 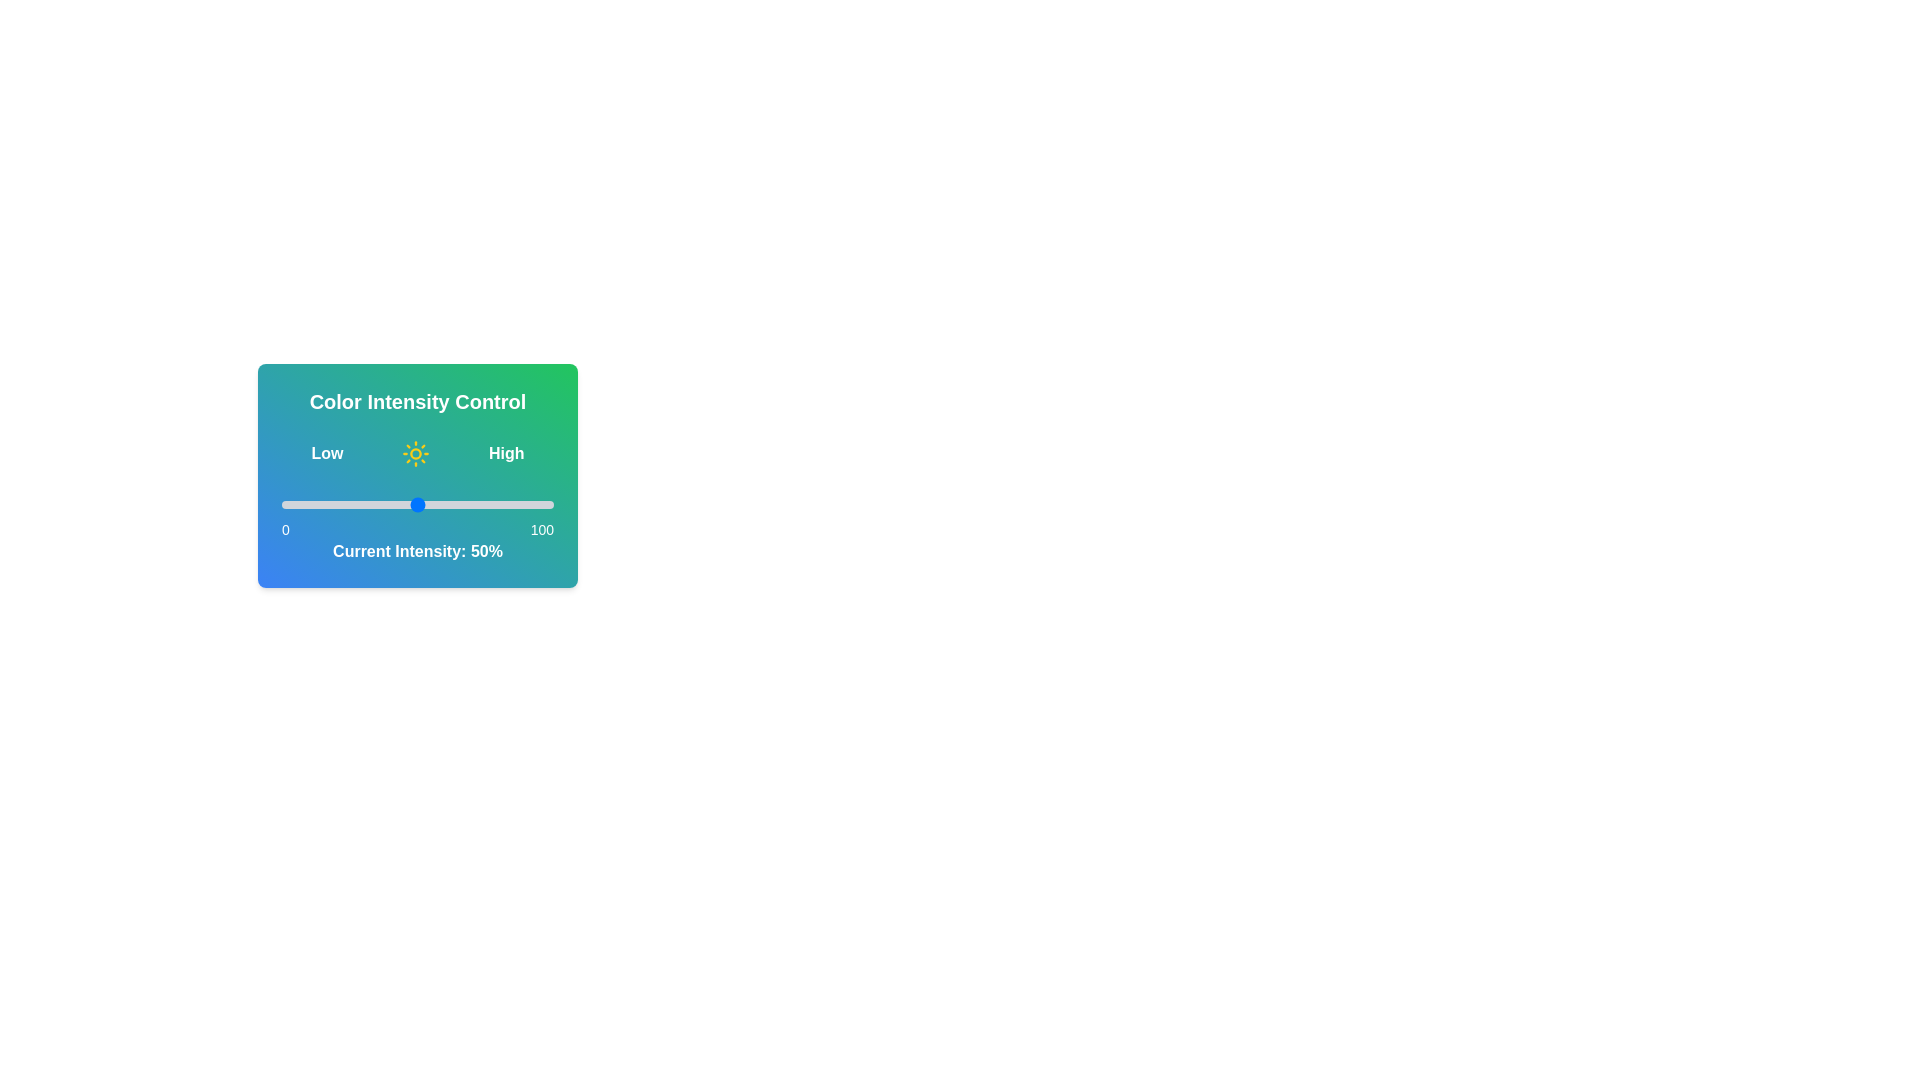 What do you see at coordinates (313, 504) in the screenshot?
I see `the intensity value` at bounding box center [313, 504].